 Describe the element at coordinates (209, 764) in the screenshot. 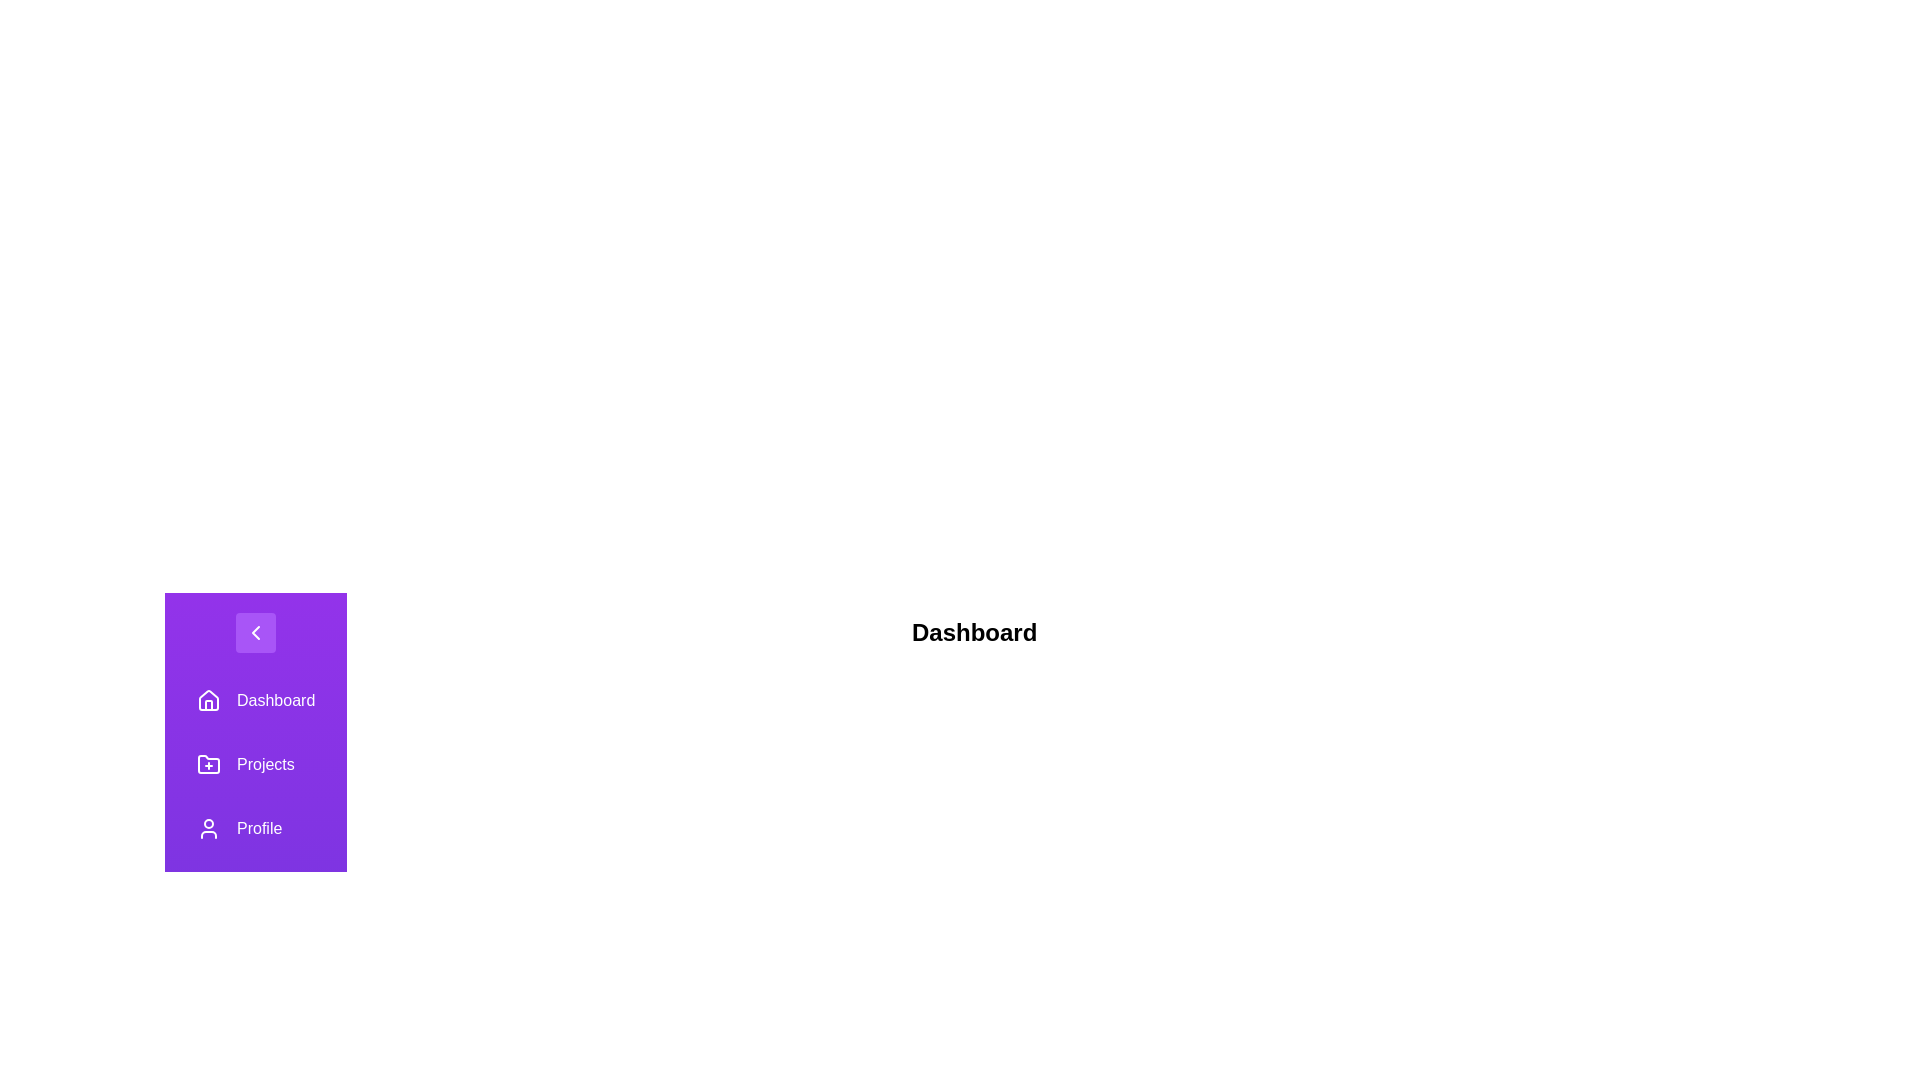

I see `the folder icon located in the second item of the vertical sidebar menu on the left side of the application interface` at that location.